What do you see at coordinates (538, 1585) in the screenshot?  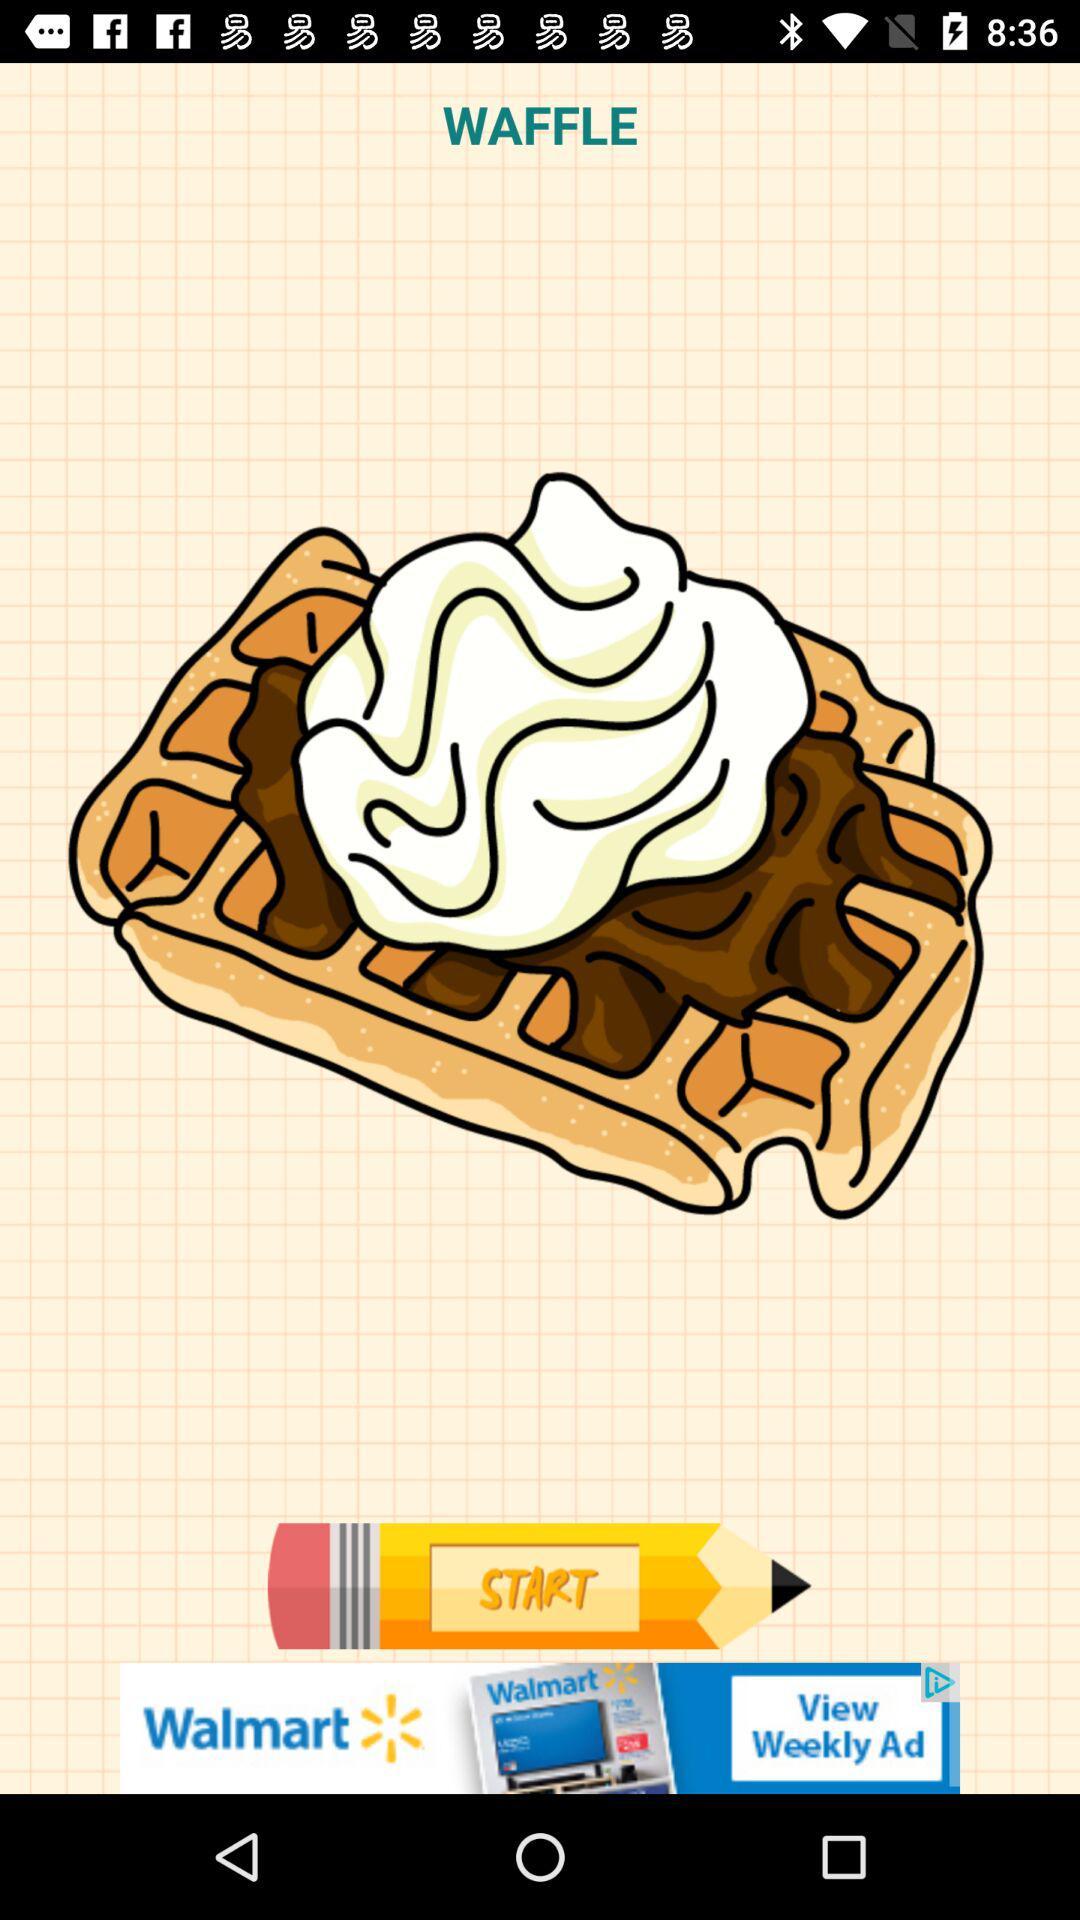 I see `start drawing` at bounding box center [538, 1585].